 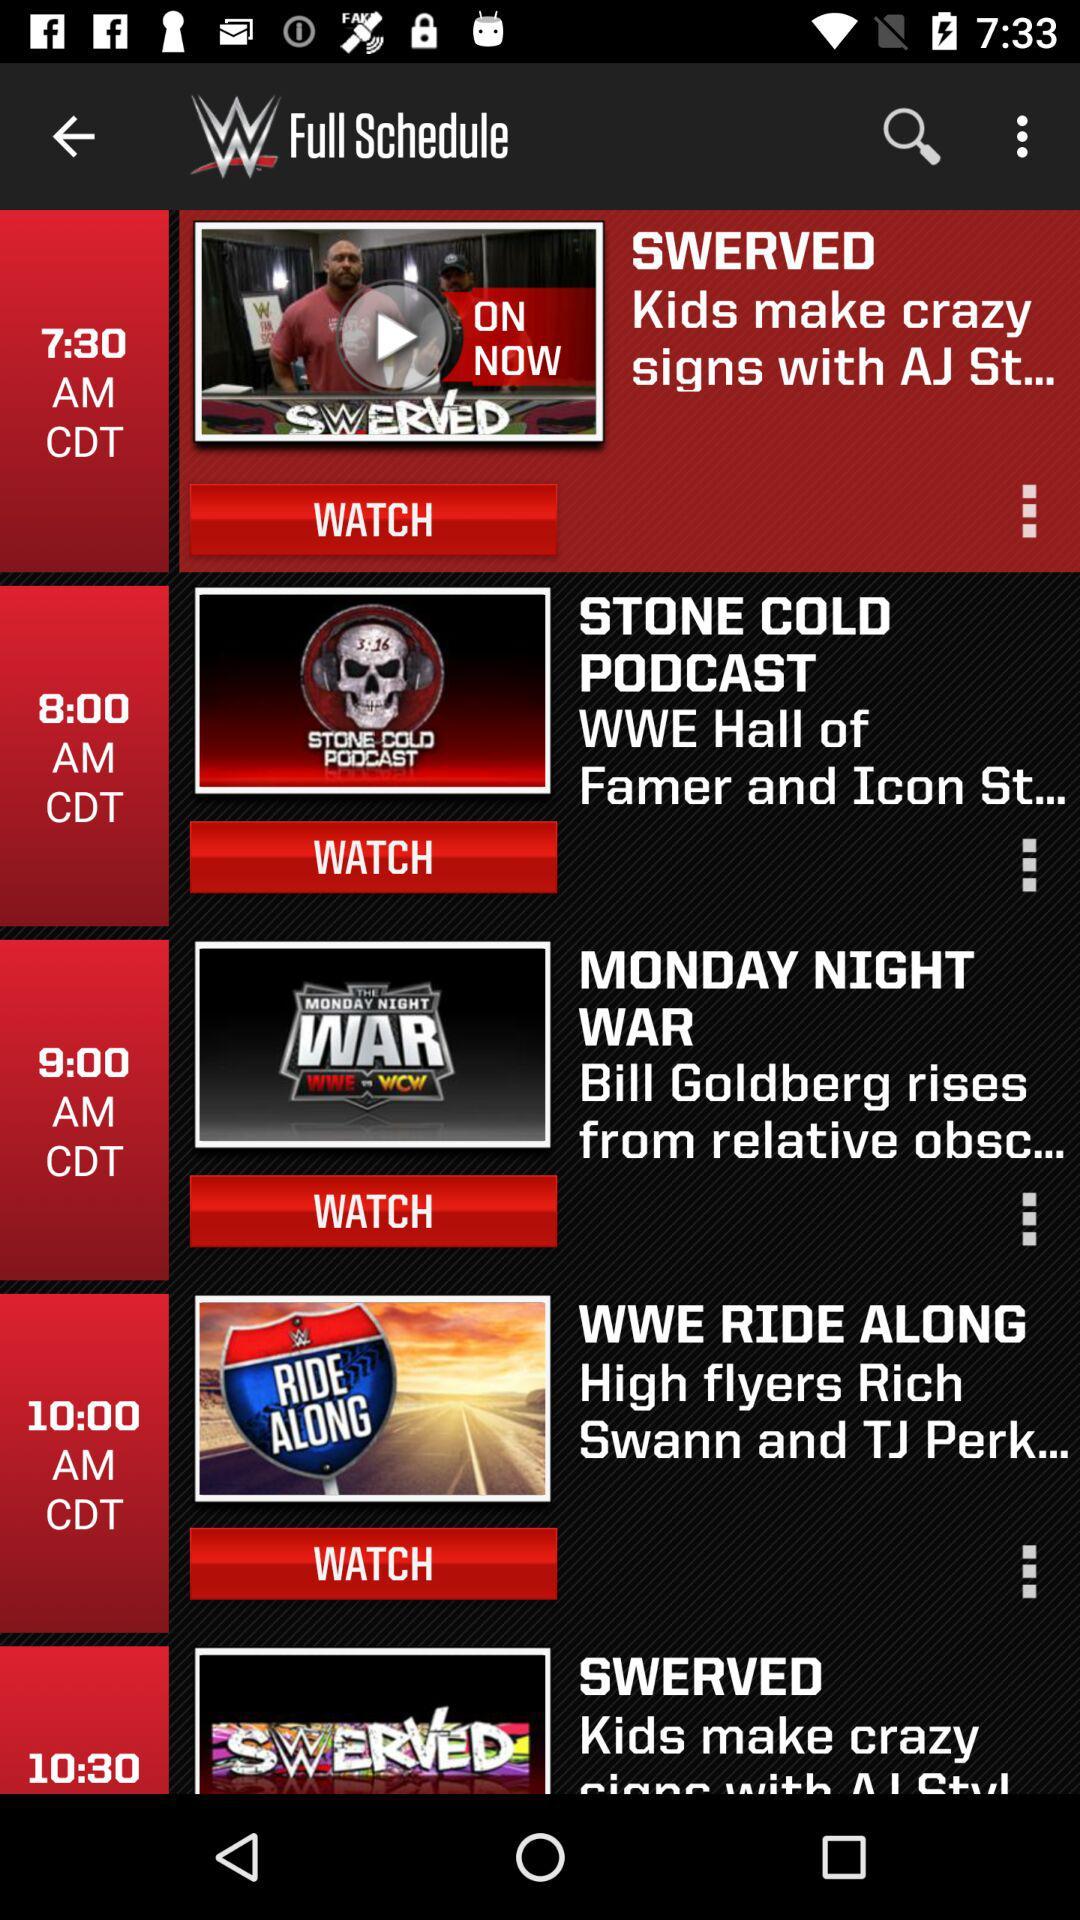 I want to click on item next to on now icon, so click(x=399, y=338).